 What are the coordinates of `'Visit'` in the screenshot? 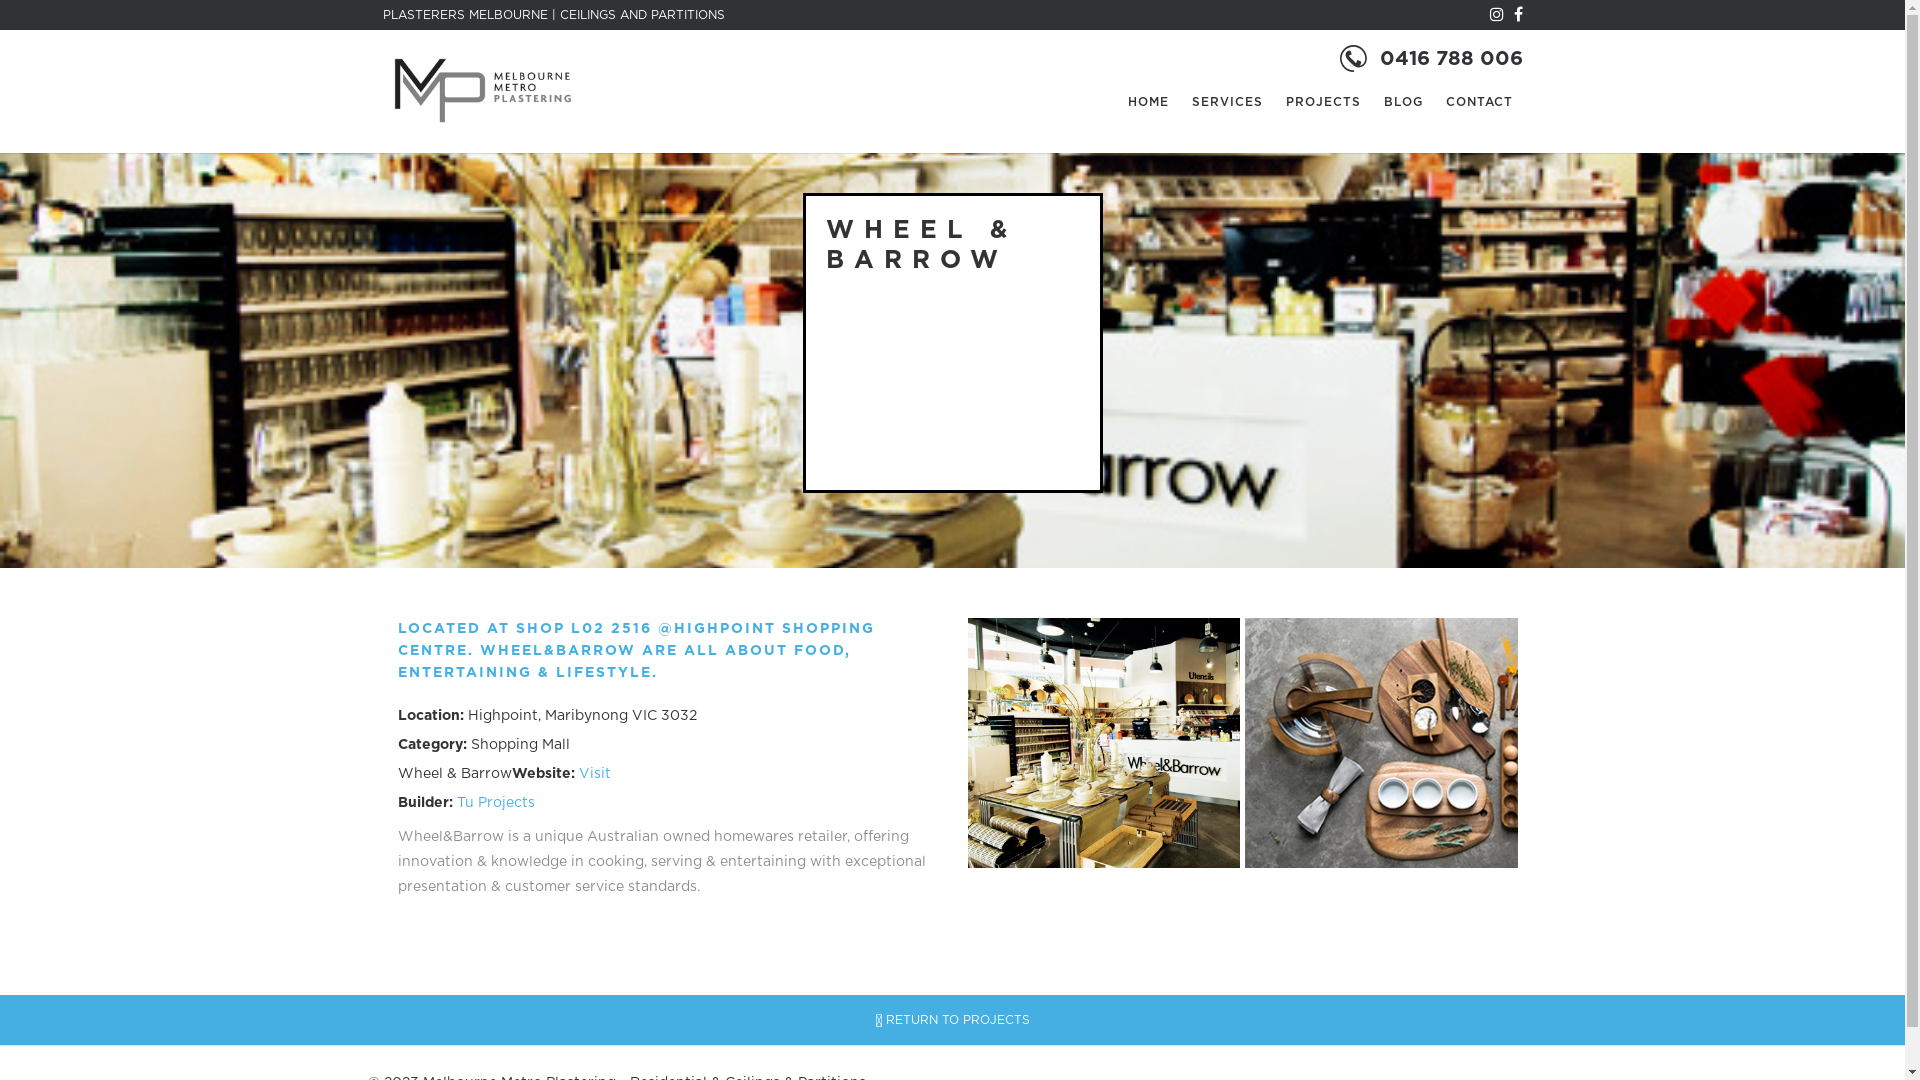 It's located at (593, 773).